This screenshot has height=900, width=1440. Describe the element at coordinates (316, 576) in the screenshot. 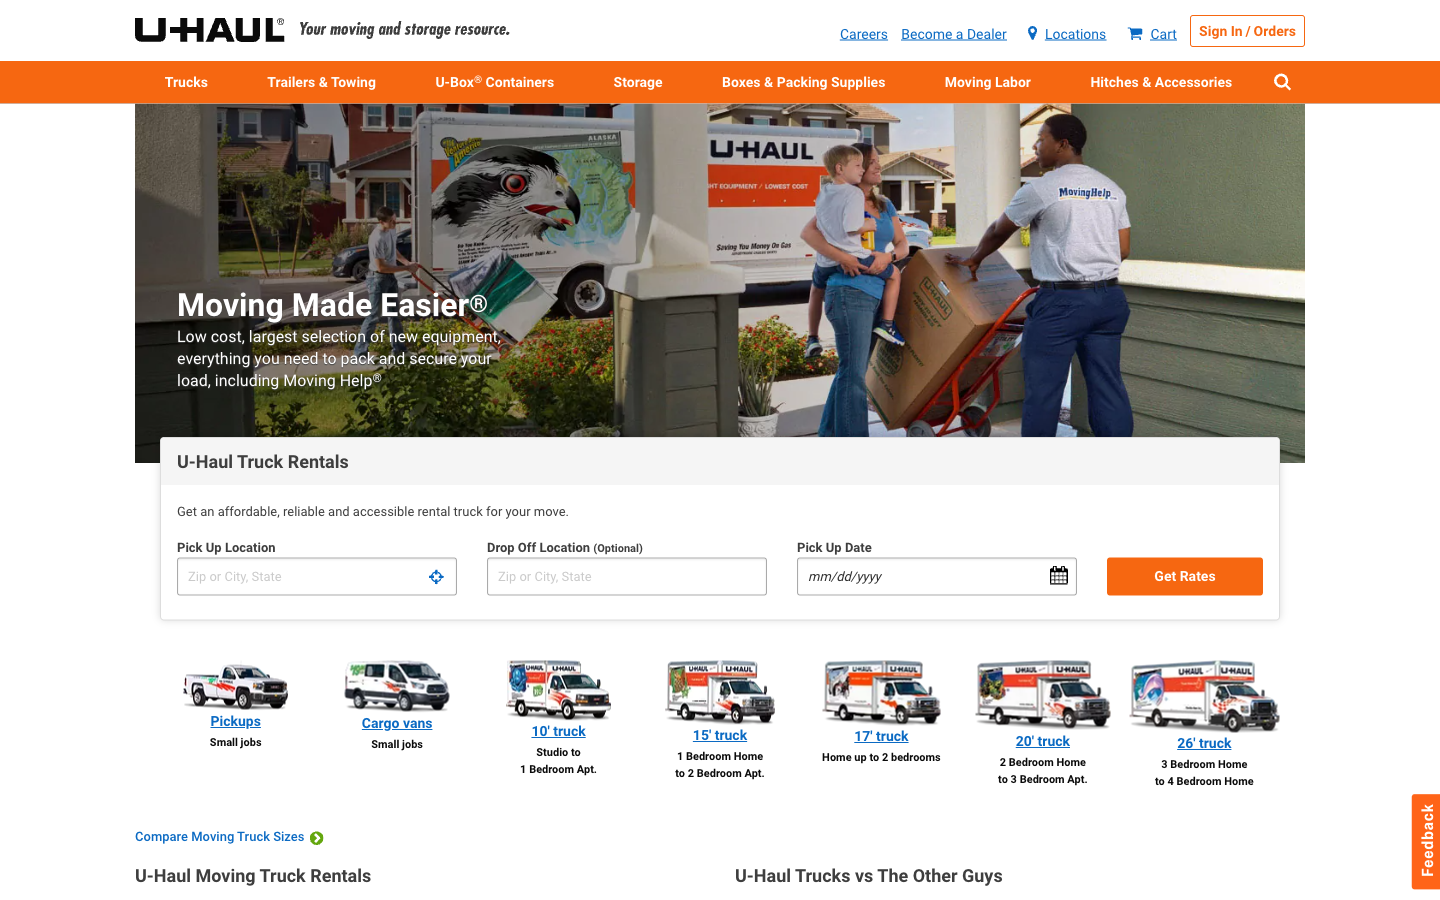

I see `Get rates for truck rental with pick up at A` at that location.